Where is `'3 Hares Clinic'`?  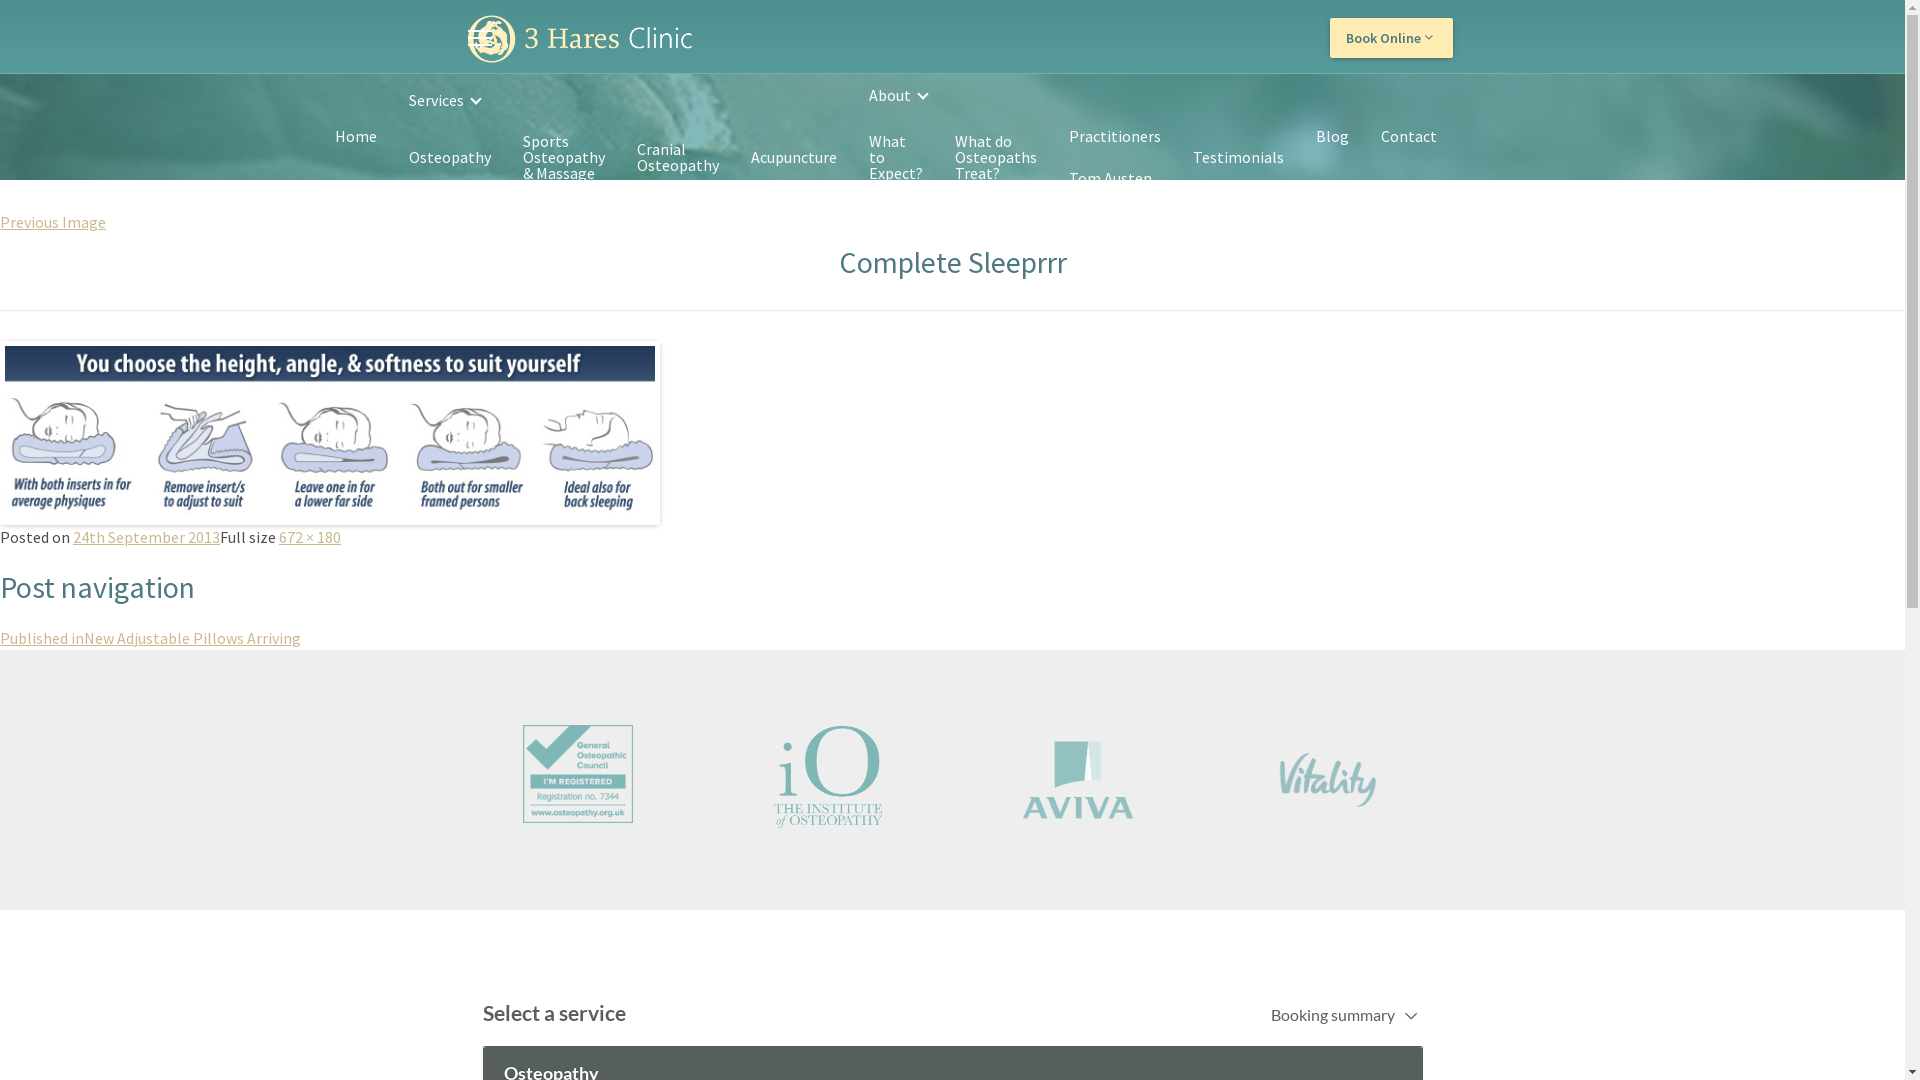
'3 Hares Clinic' is located at coordinates (579, 38).